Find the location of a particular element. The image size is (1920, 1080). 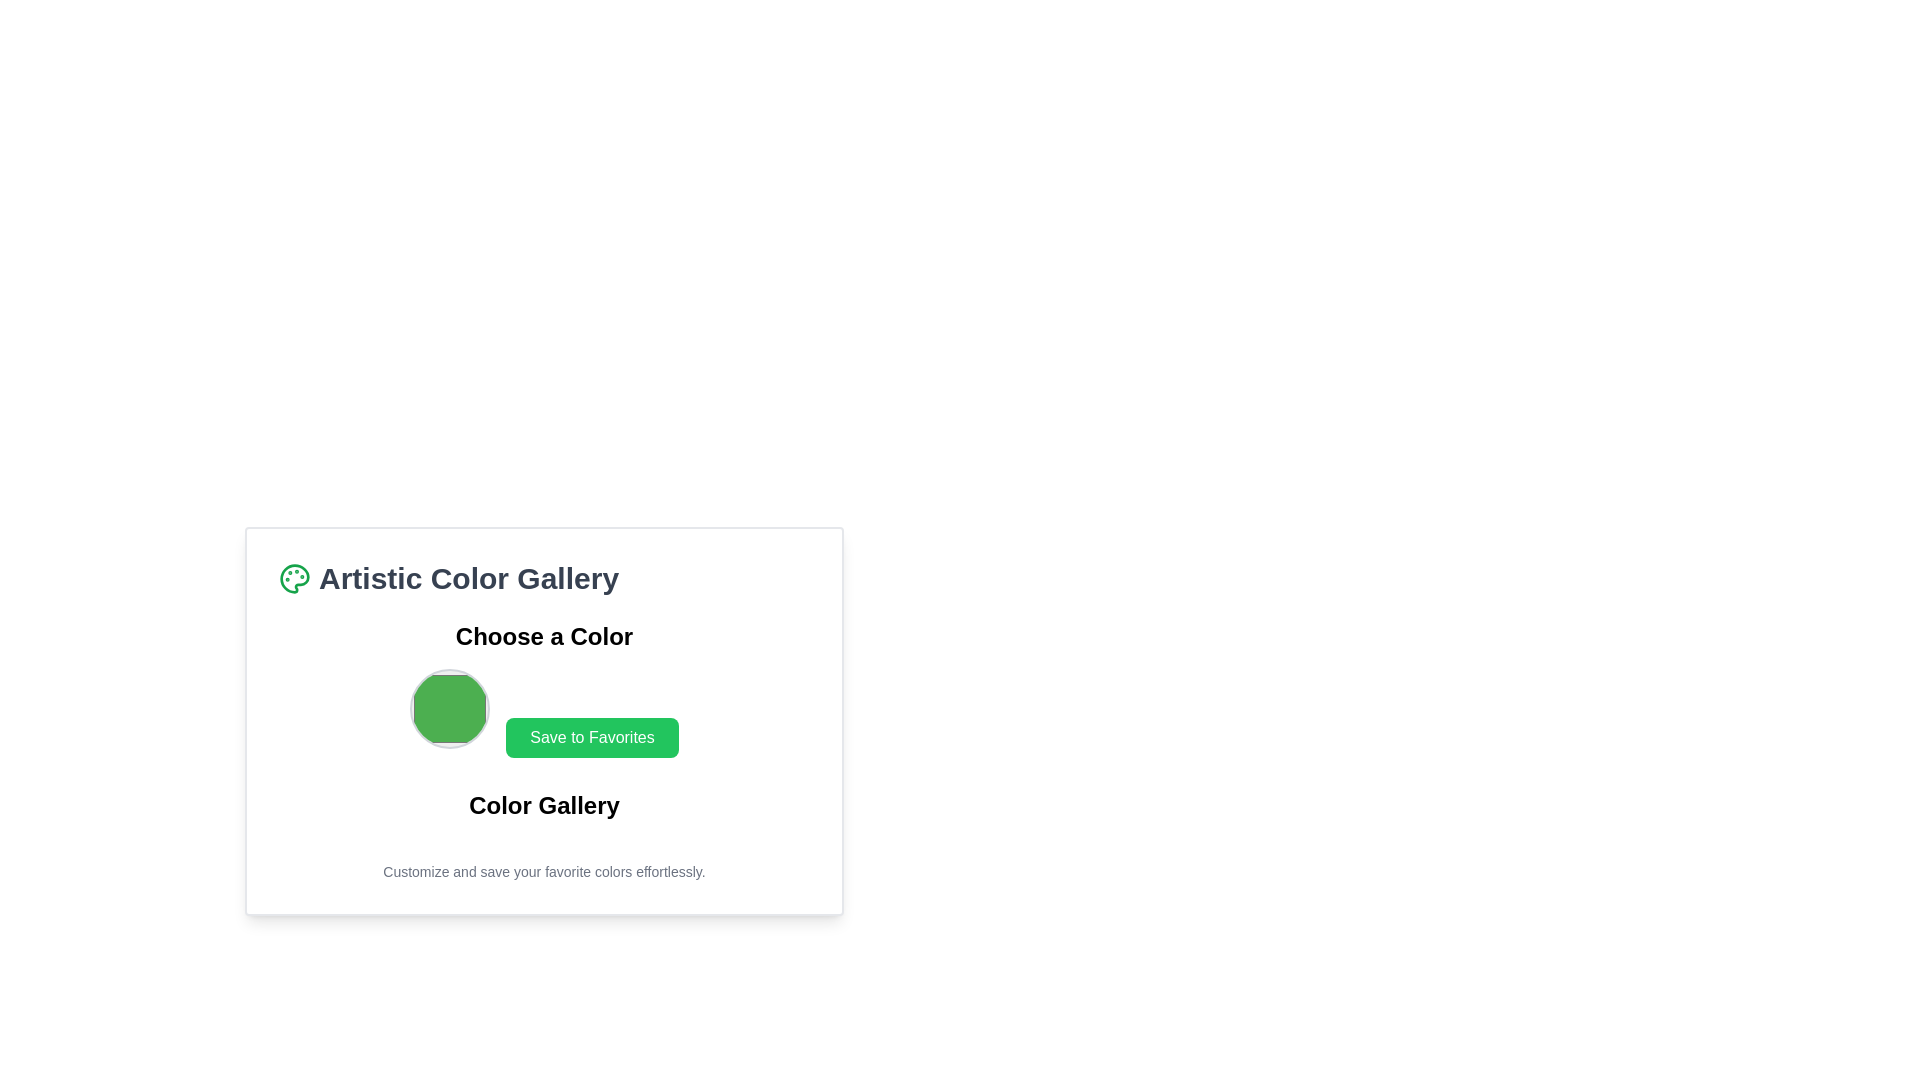

the circular painter's palette icon in the header of the 'Artistic Color Gallery' card component is located at coordinates (293, 578).